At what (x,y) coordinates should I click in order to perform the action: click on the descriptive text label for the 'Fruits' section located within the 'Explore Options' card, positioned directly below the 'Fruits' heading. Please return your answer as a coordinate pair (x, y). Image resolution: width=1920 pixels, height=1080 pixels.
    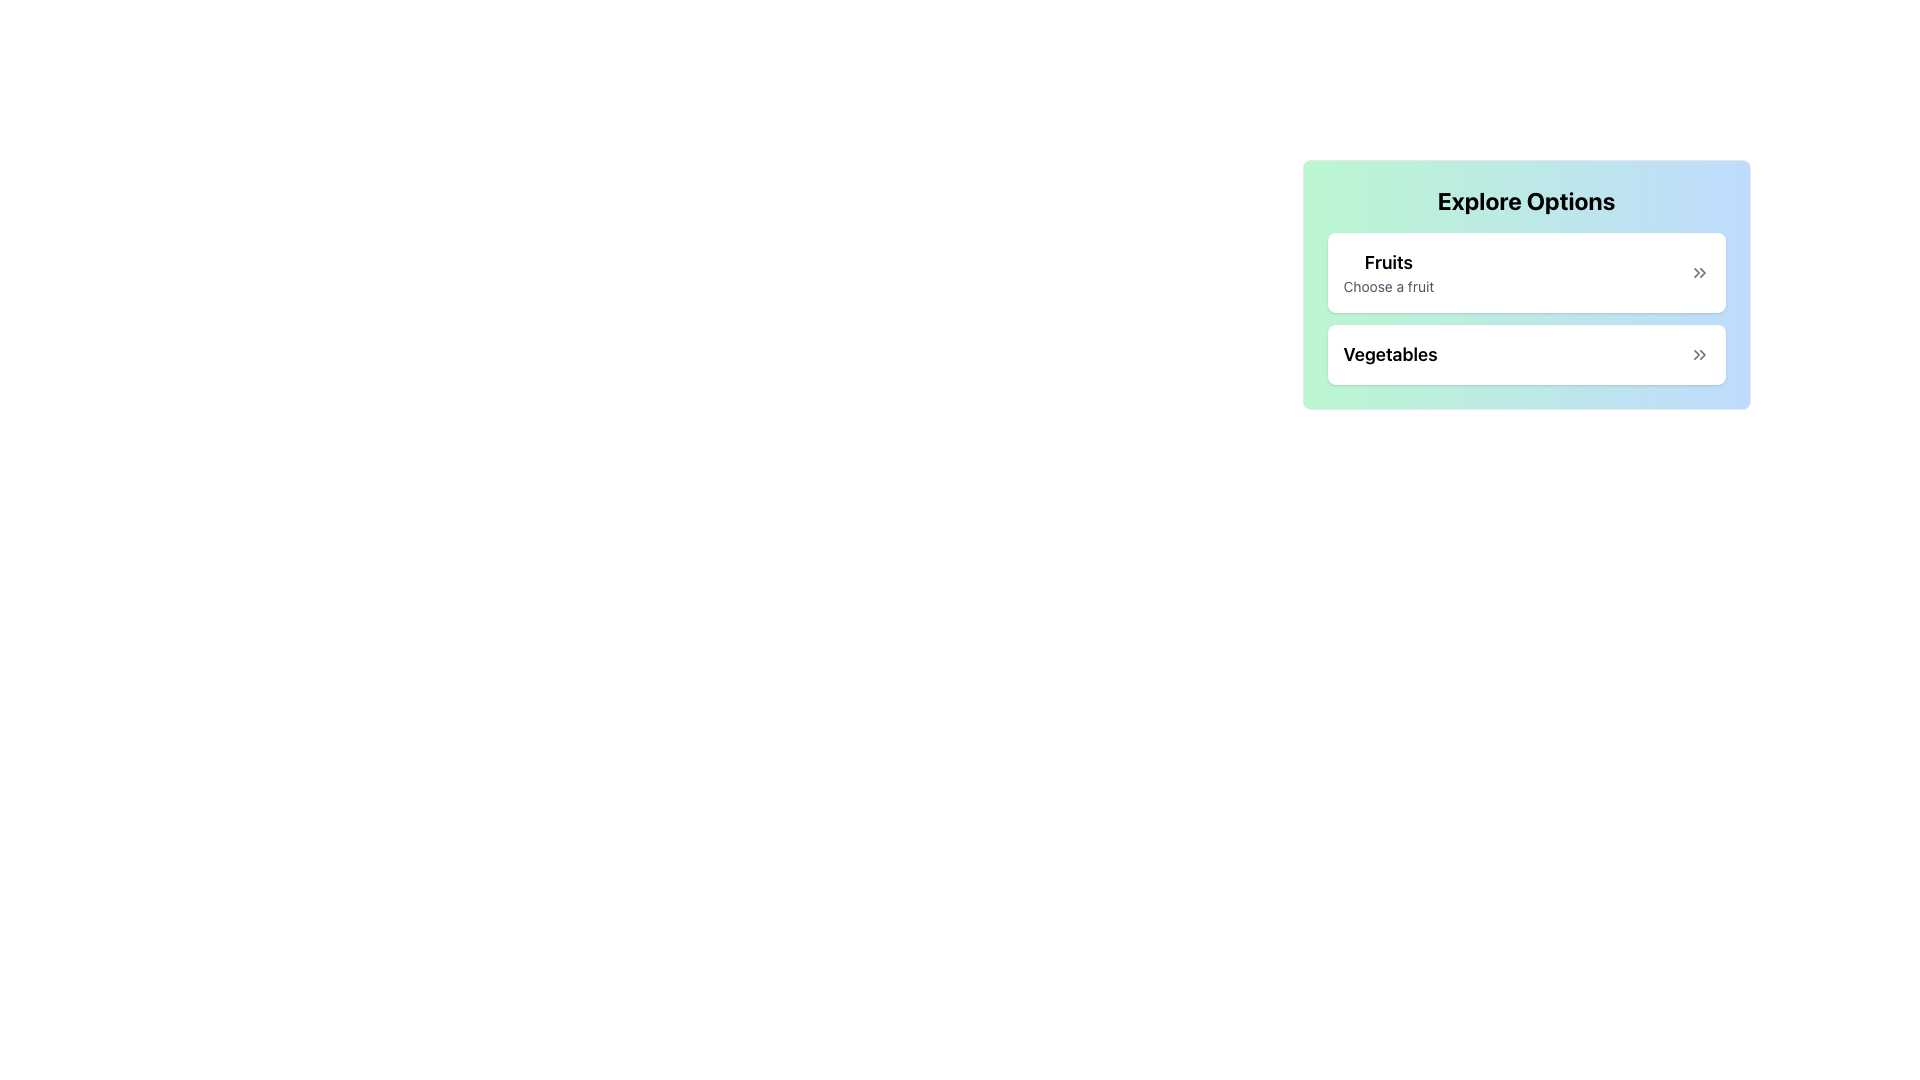
    Looking at the image, I should click on (1387, 286).